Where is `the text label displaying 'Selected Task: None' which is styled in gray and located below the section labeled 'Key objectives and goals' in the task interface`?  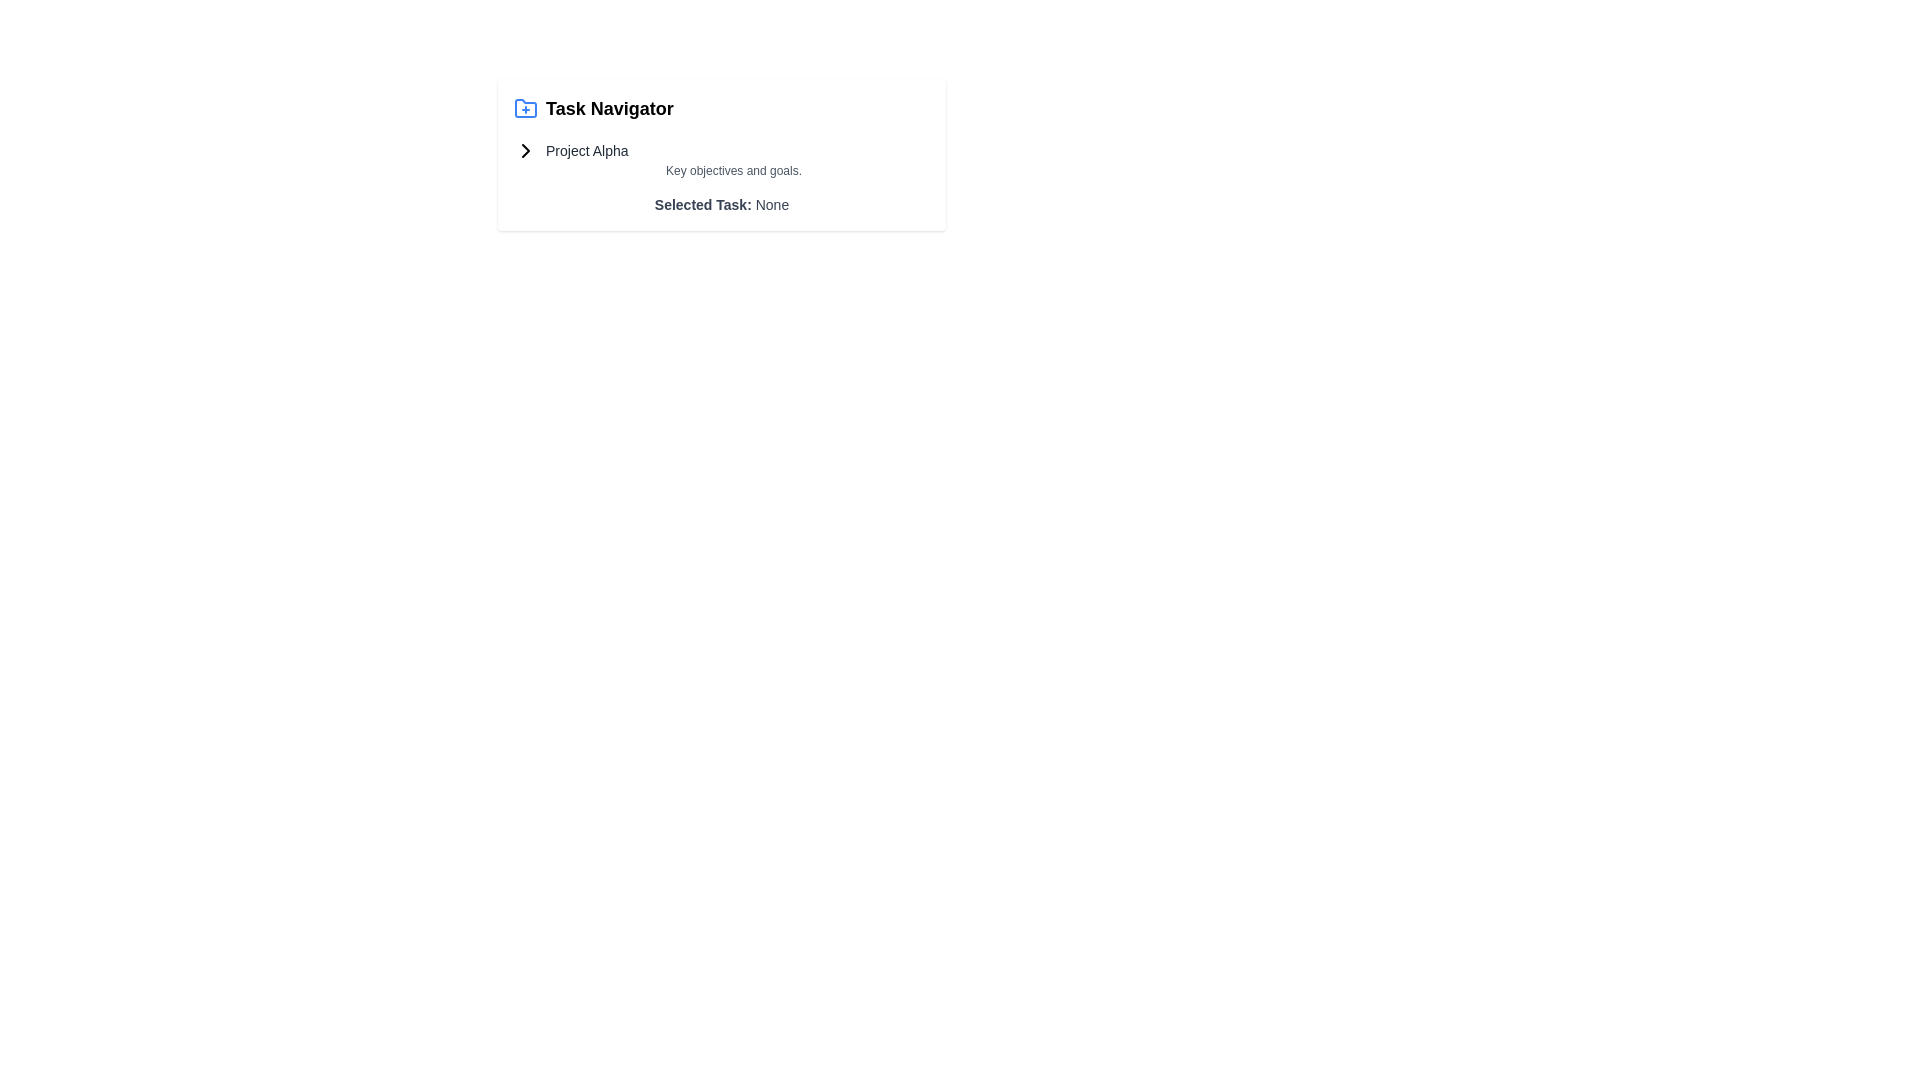 the text label displaying 'Selected Task: None' which is styled in gray and located below the section labeled 'Key objectives and goals' in the task interface is located at coordinates (720, 204).